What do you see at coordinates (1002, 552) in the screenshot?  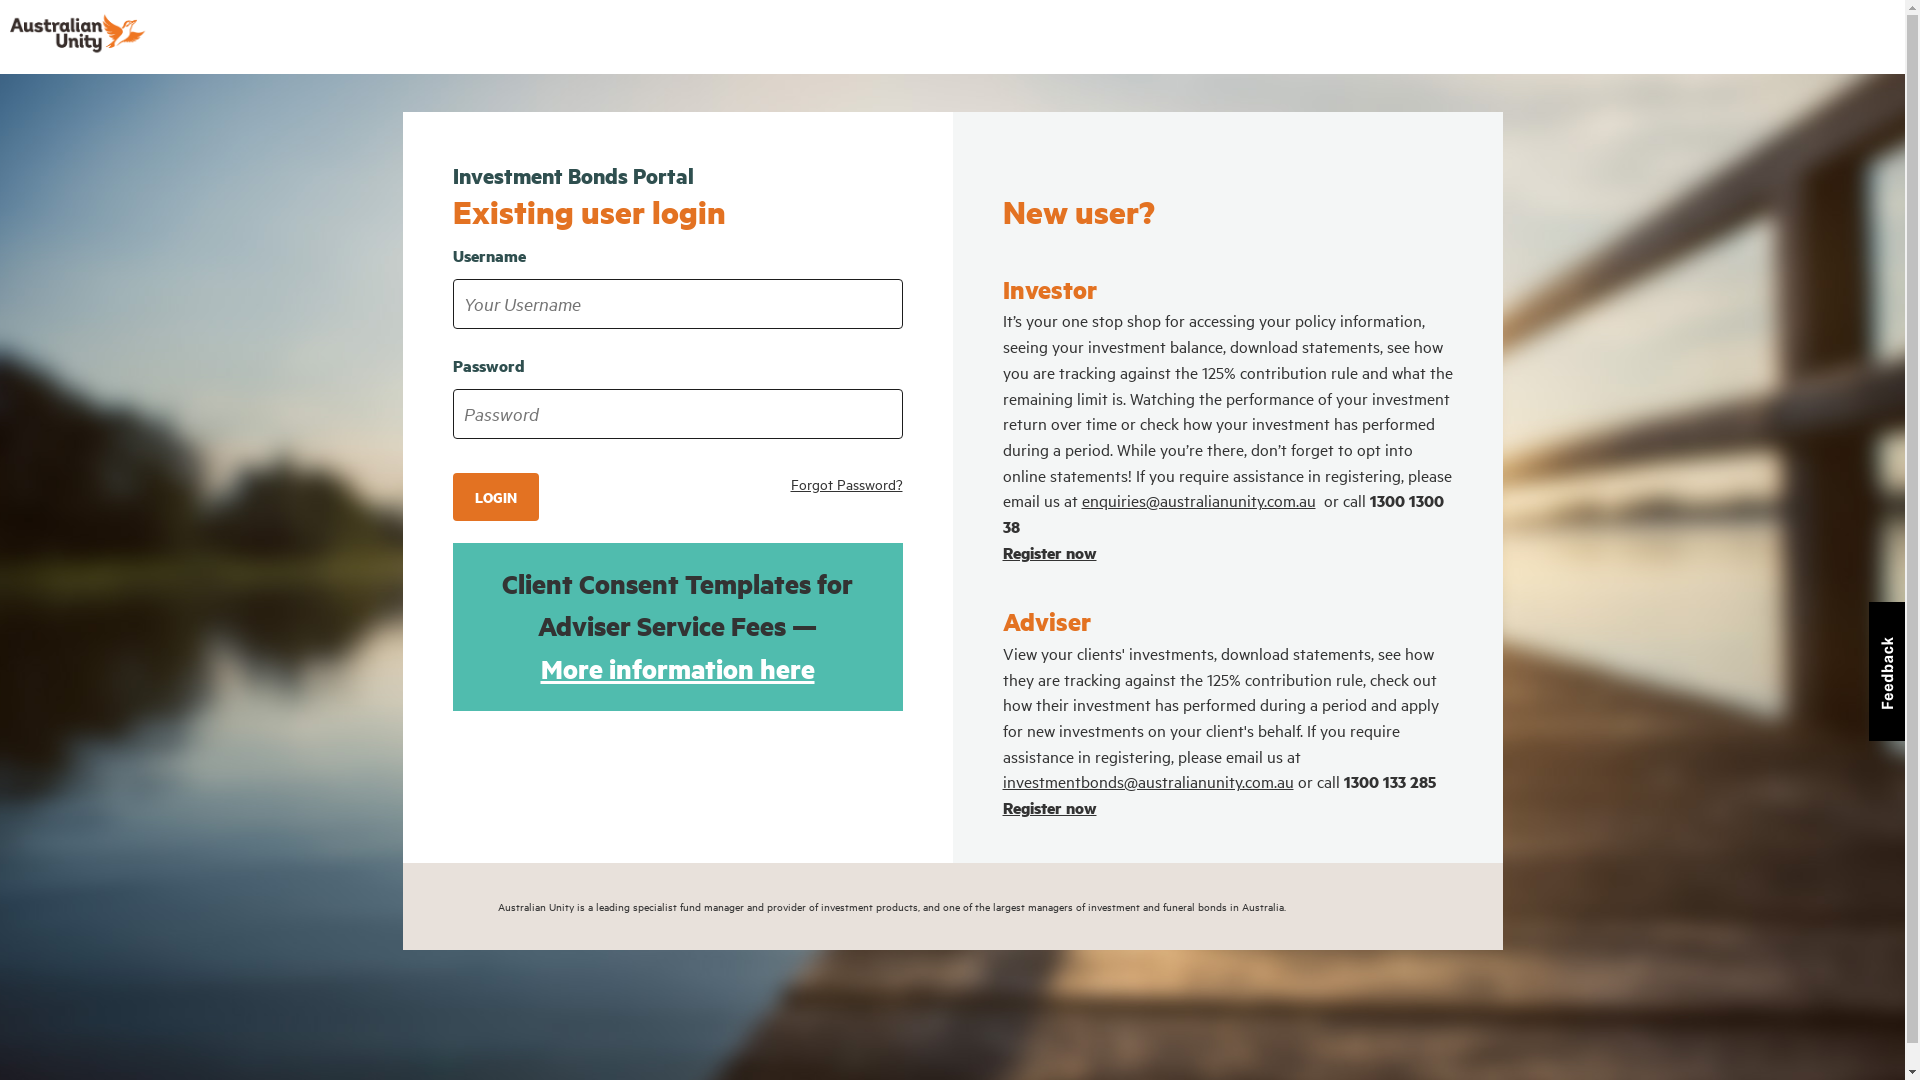 I see `'Register now'` at bounding box center [1002, 552].